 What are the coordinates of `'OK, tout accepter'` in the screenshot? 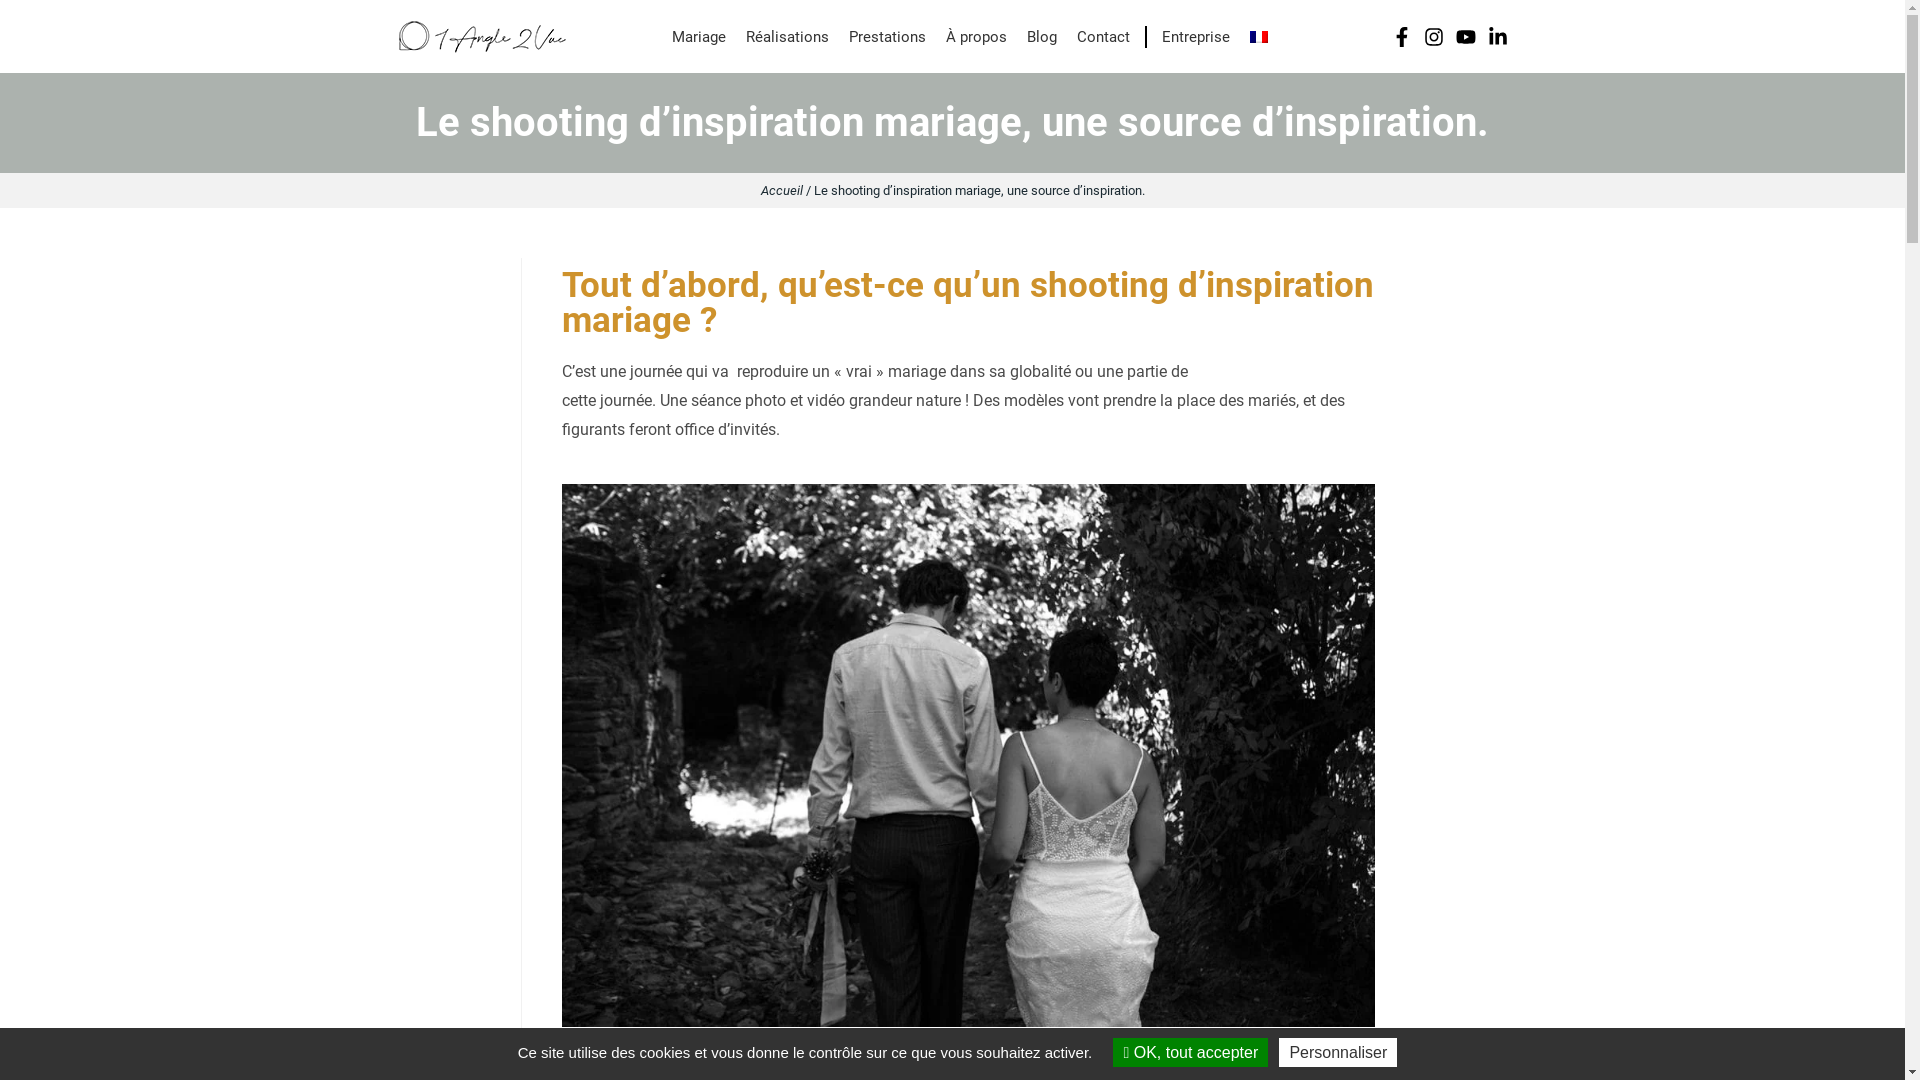 It's located at (1190, 1051).